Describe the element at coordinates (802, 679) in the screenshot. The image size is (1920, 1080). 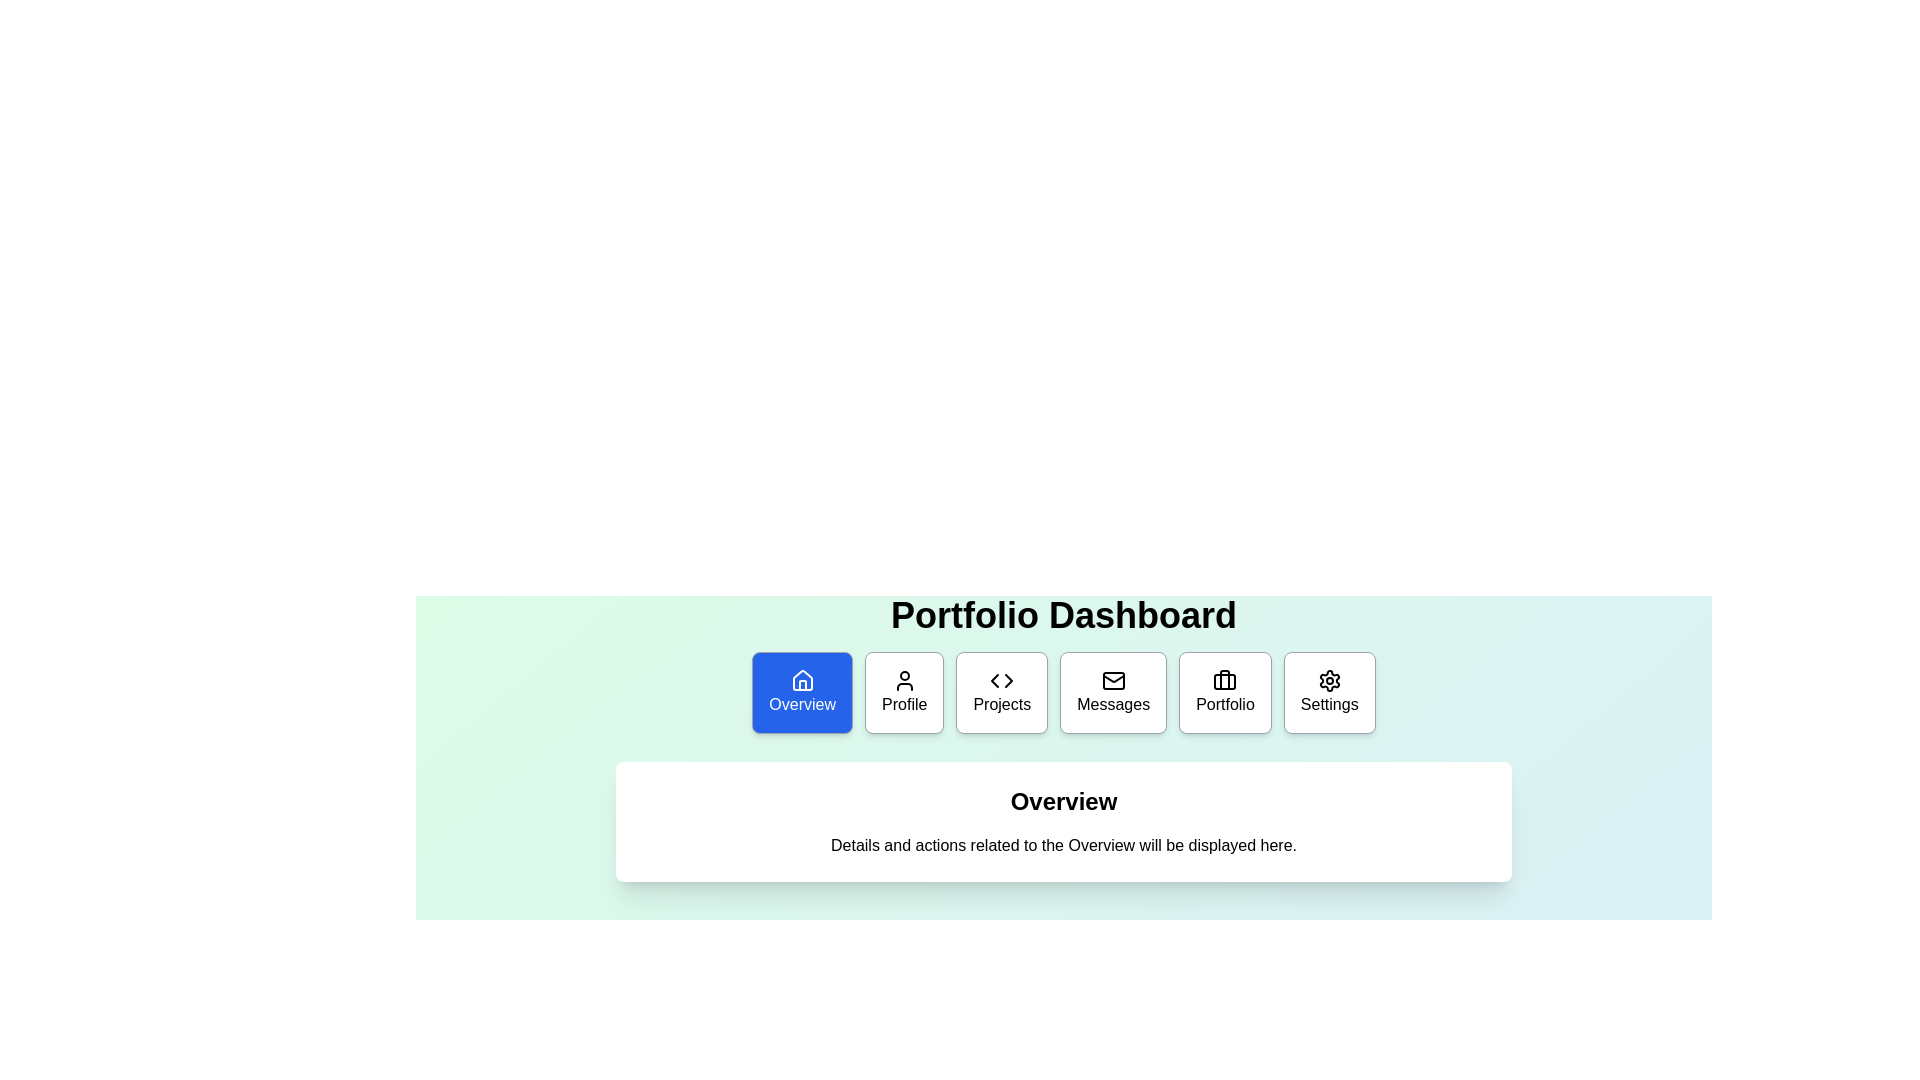
I see `the house icon located in the Overview section's button of the navigation bar at the bottom of the Portfolio Dashboard interface` at that location.